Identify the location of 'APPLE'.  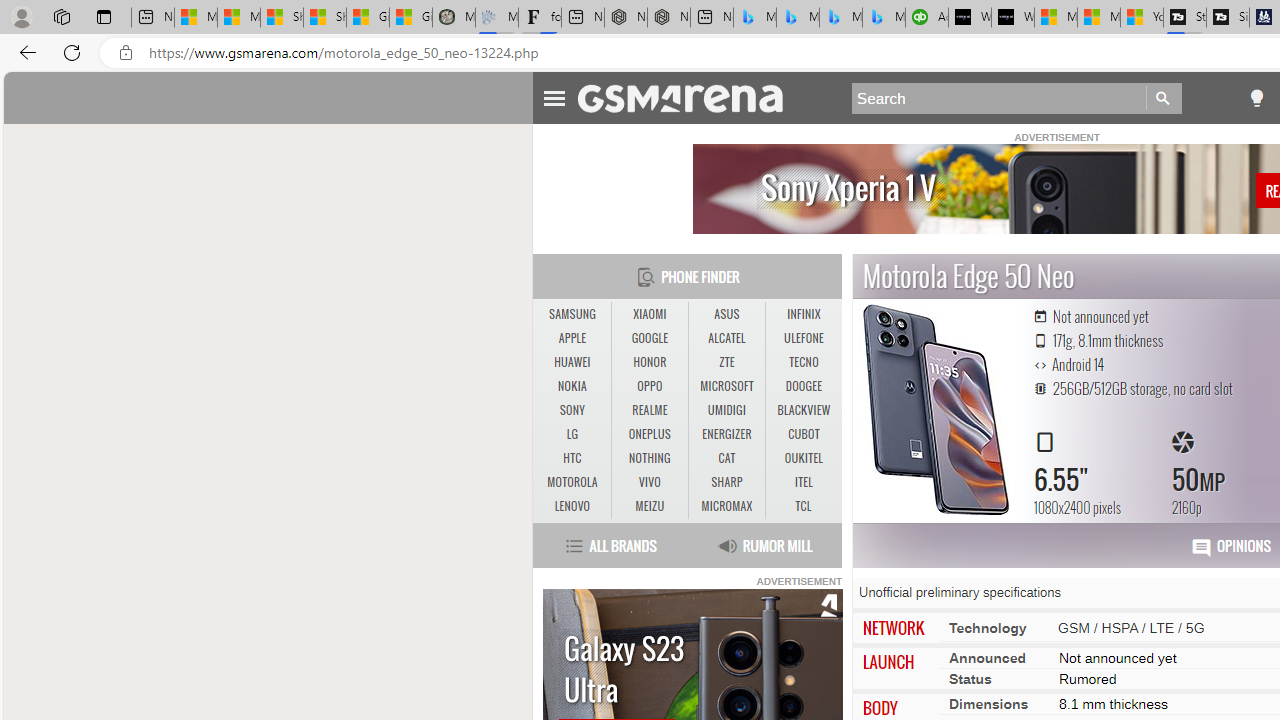
(571, 338).